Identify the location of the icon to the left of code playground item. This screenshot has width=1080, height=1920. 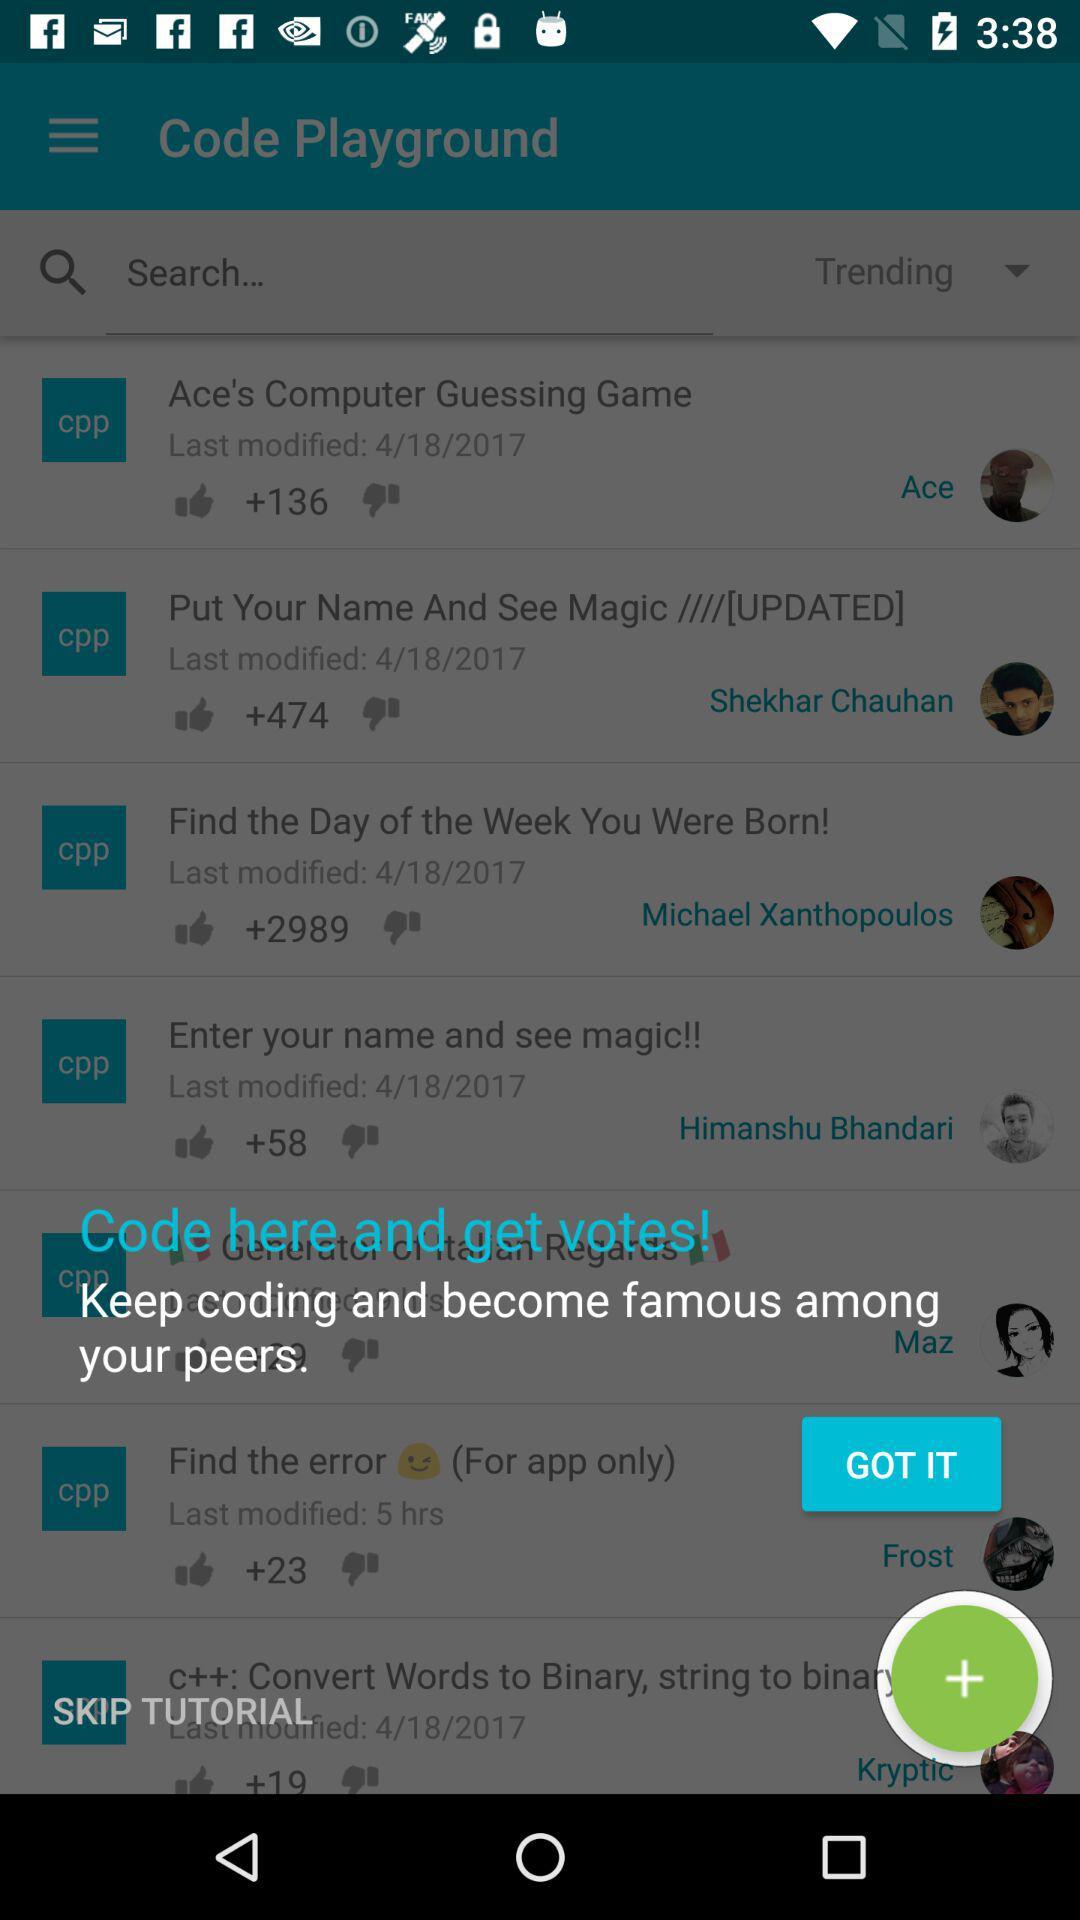
(72, 135).